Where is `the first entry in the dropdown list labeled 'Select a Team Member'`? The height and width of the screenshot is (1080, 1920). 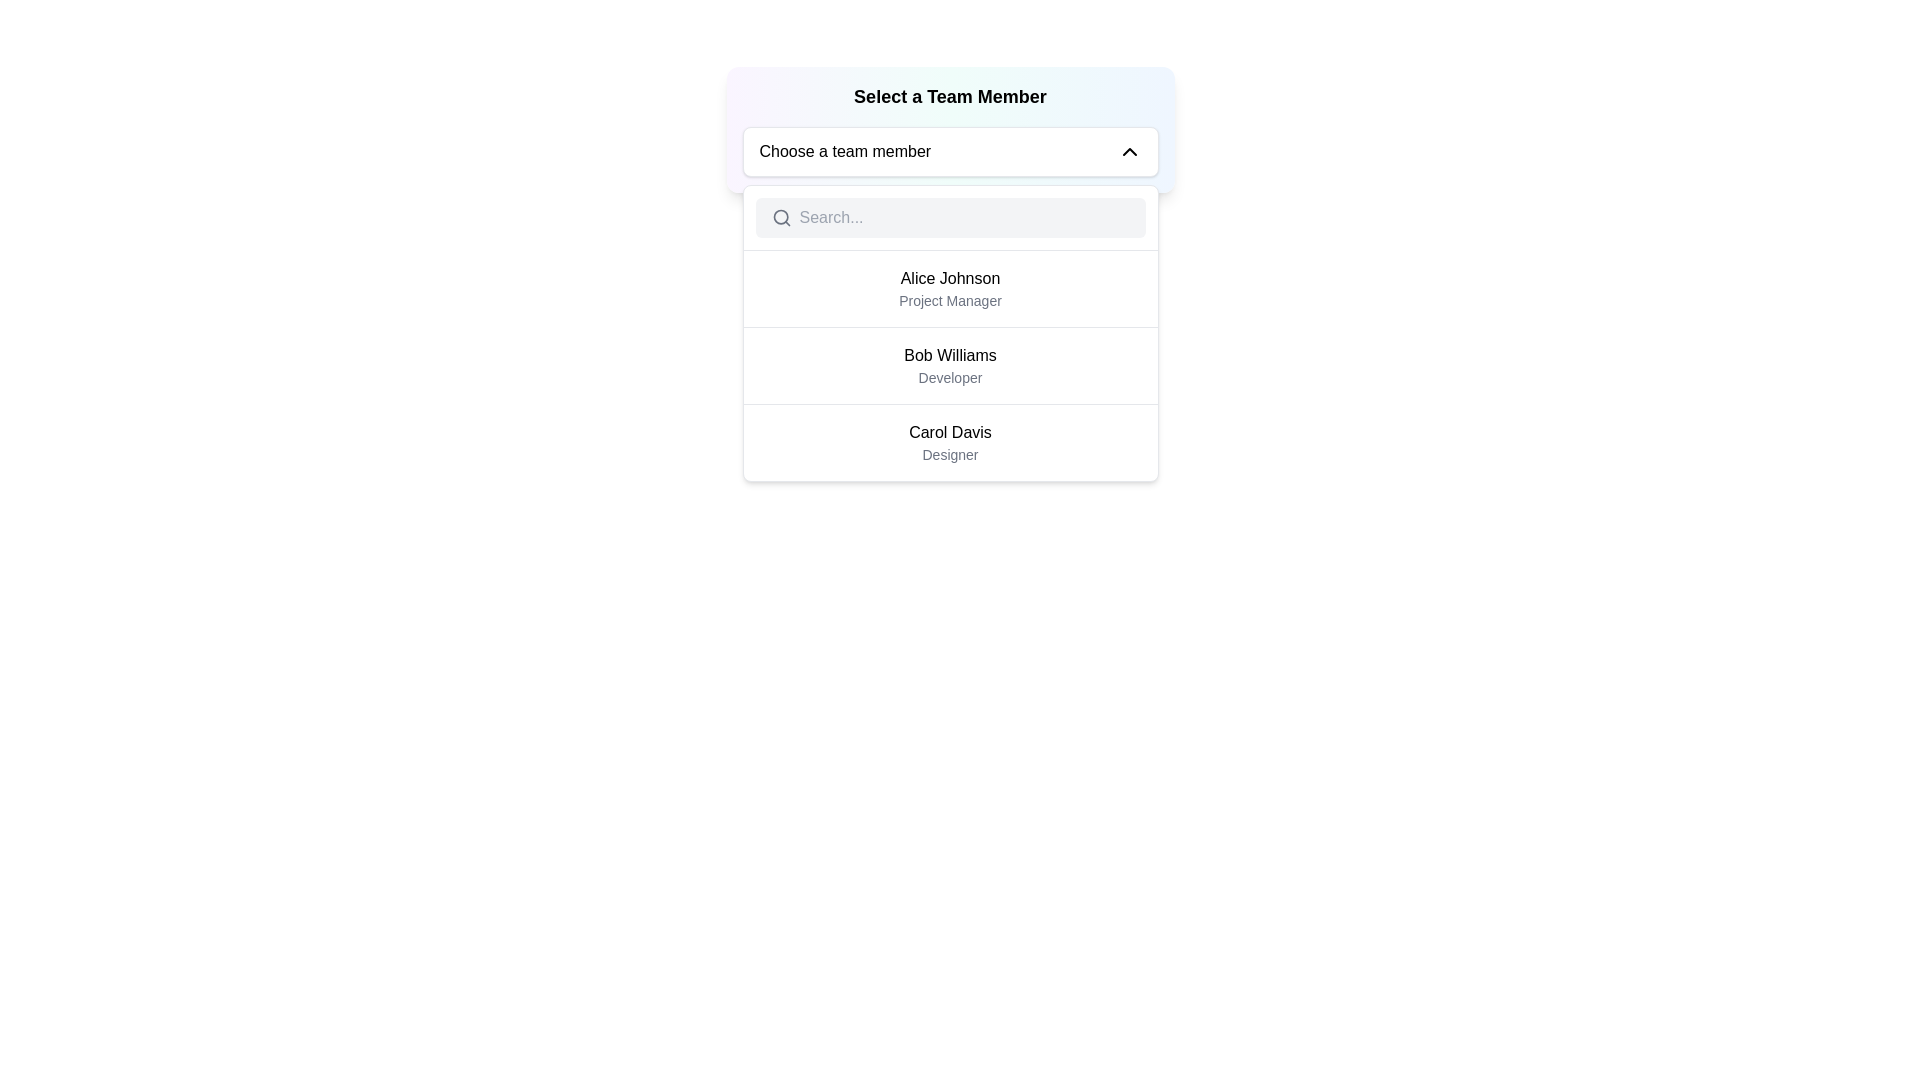
the first entry in the dropdown list labeled 'Select a Team Member' is located at coordinates (949, 289).